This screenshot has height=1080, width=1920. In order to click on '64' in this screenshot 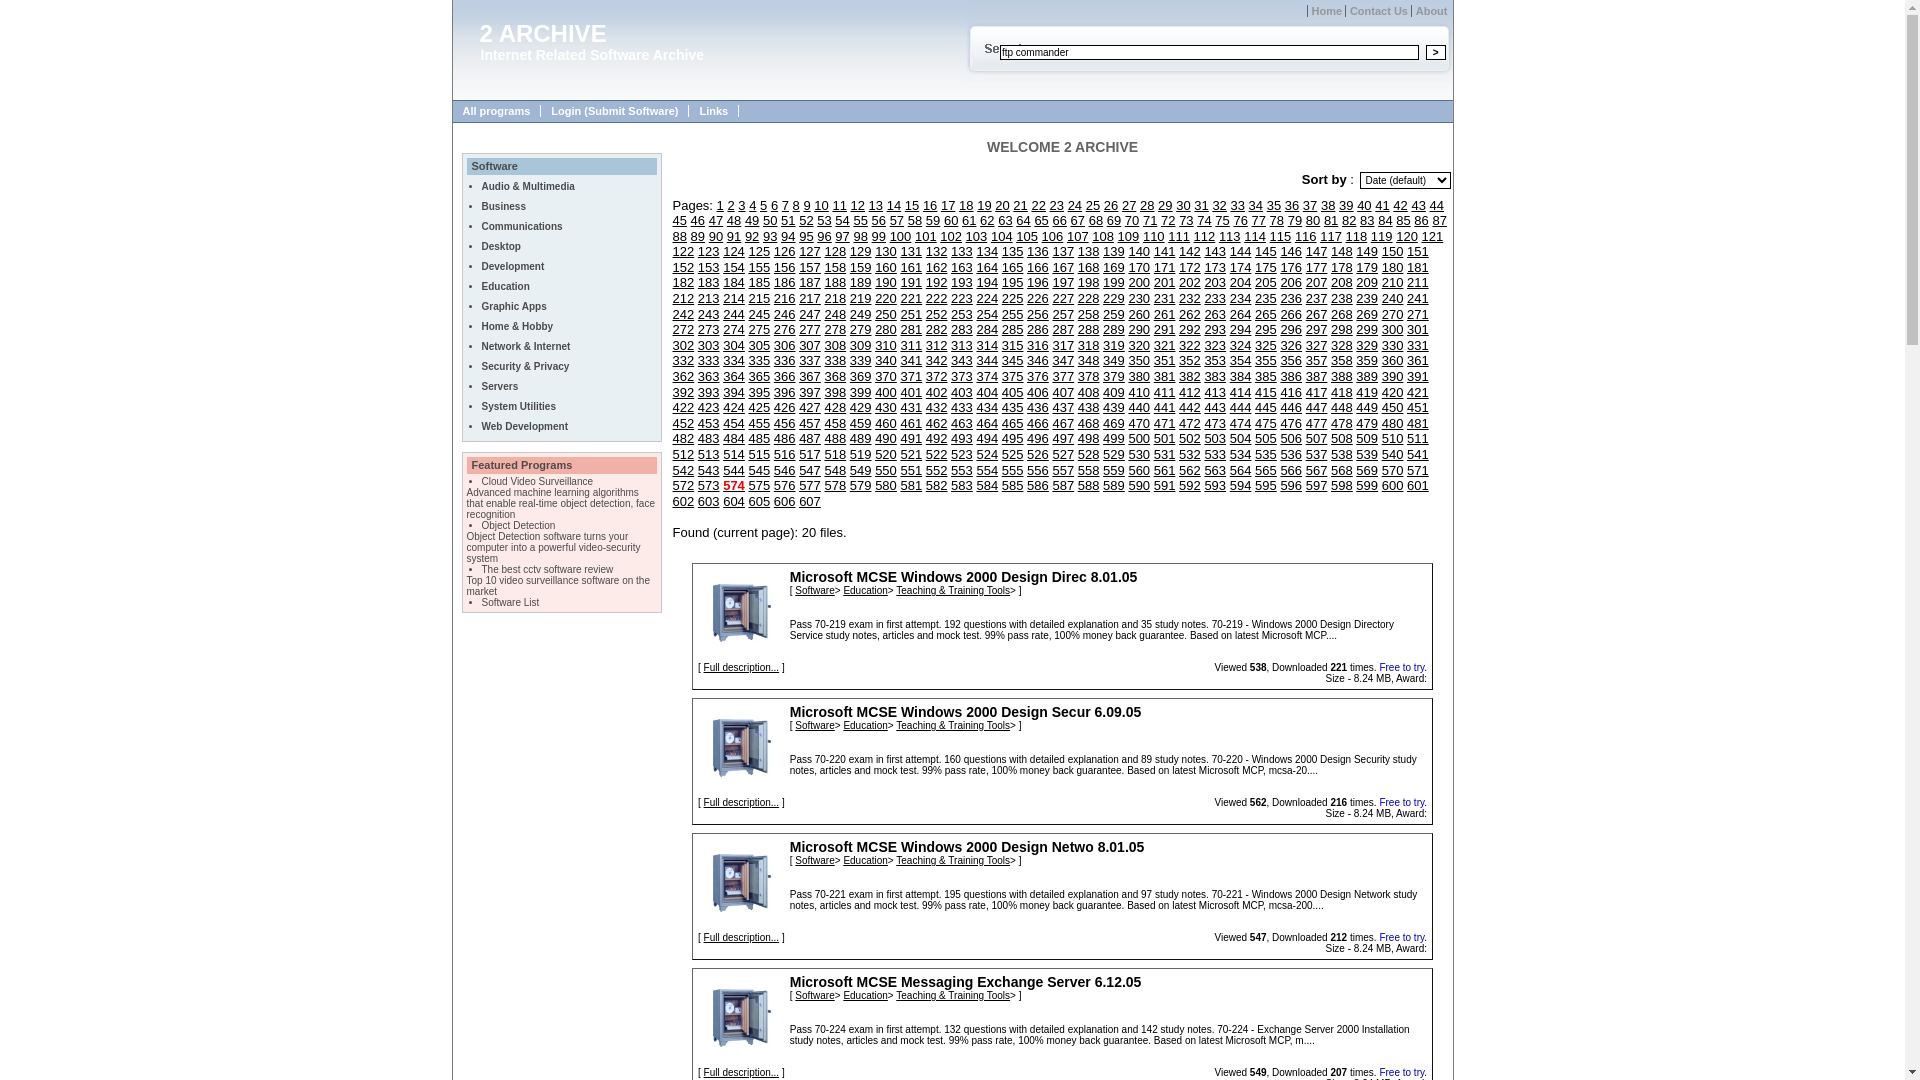, I will do `click(1016, 220)`.